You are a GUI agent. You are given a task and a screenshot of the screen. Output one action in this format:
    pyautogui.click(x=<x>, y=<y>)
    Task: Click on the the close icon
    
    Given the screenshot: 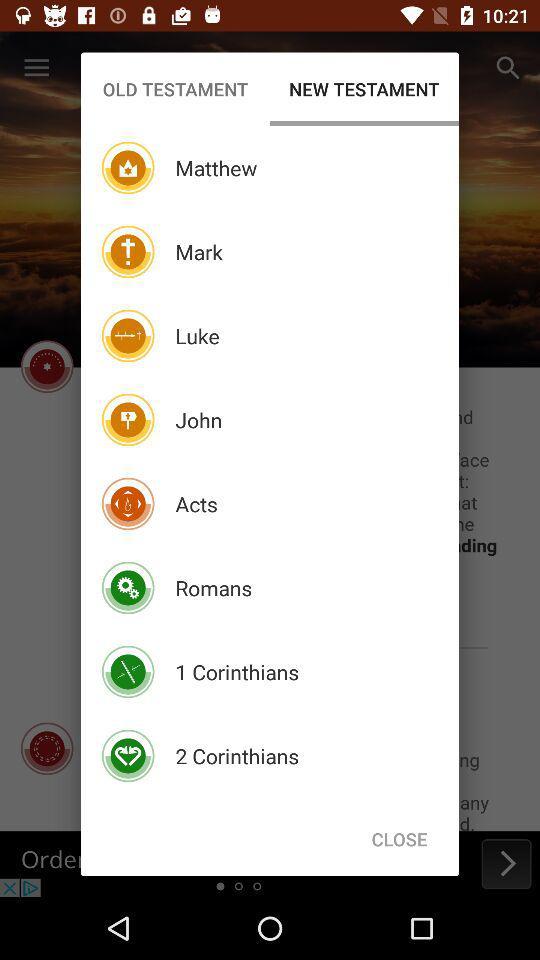 What is the action you would take?
    pyautogui.click(x=399, y=839)
    